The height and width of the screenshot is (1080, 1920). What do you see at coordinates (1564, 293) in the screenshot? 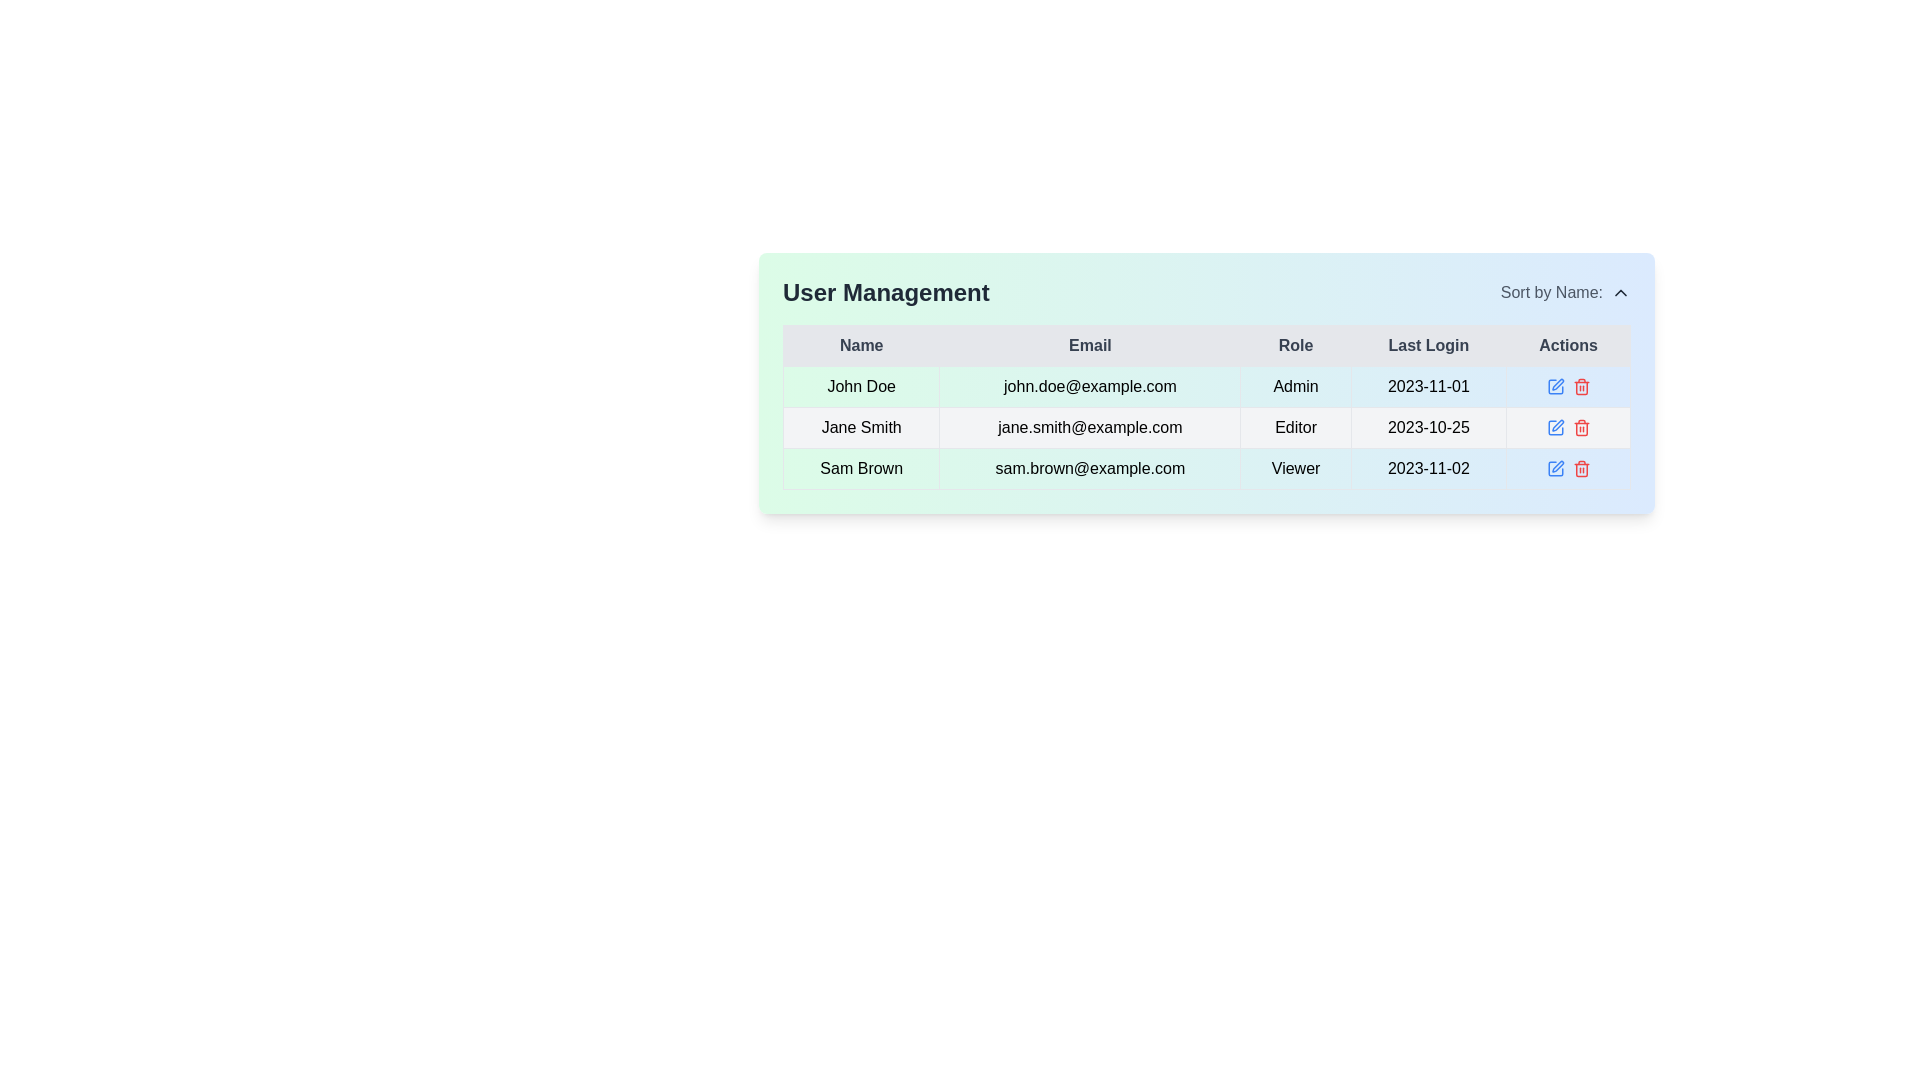
I see `the caret icon of the Sorting control located in the top-right corner of the data table to change the sorting order` at bounding box center [1564, 293].